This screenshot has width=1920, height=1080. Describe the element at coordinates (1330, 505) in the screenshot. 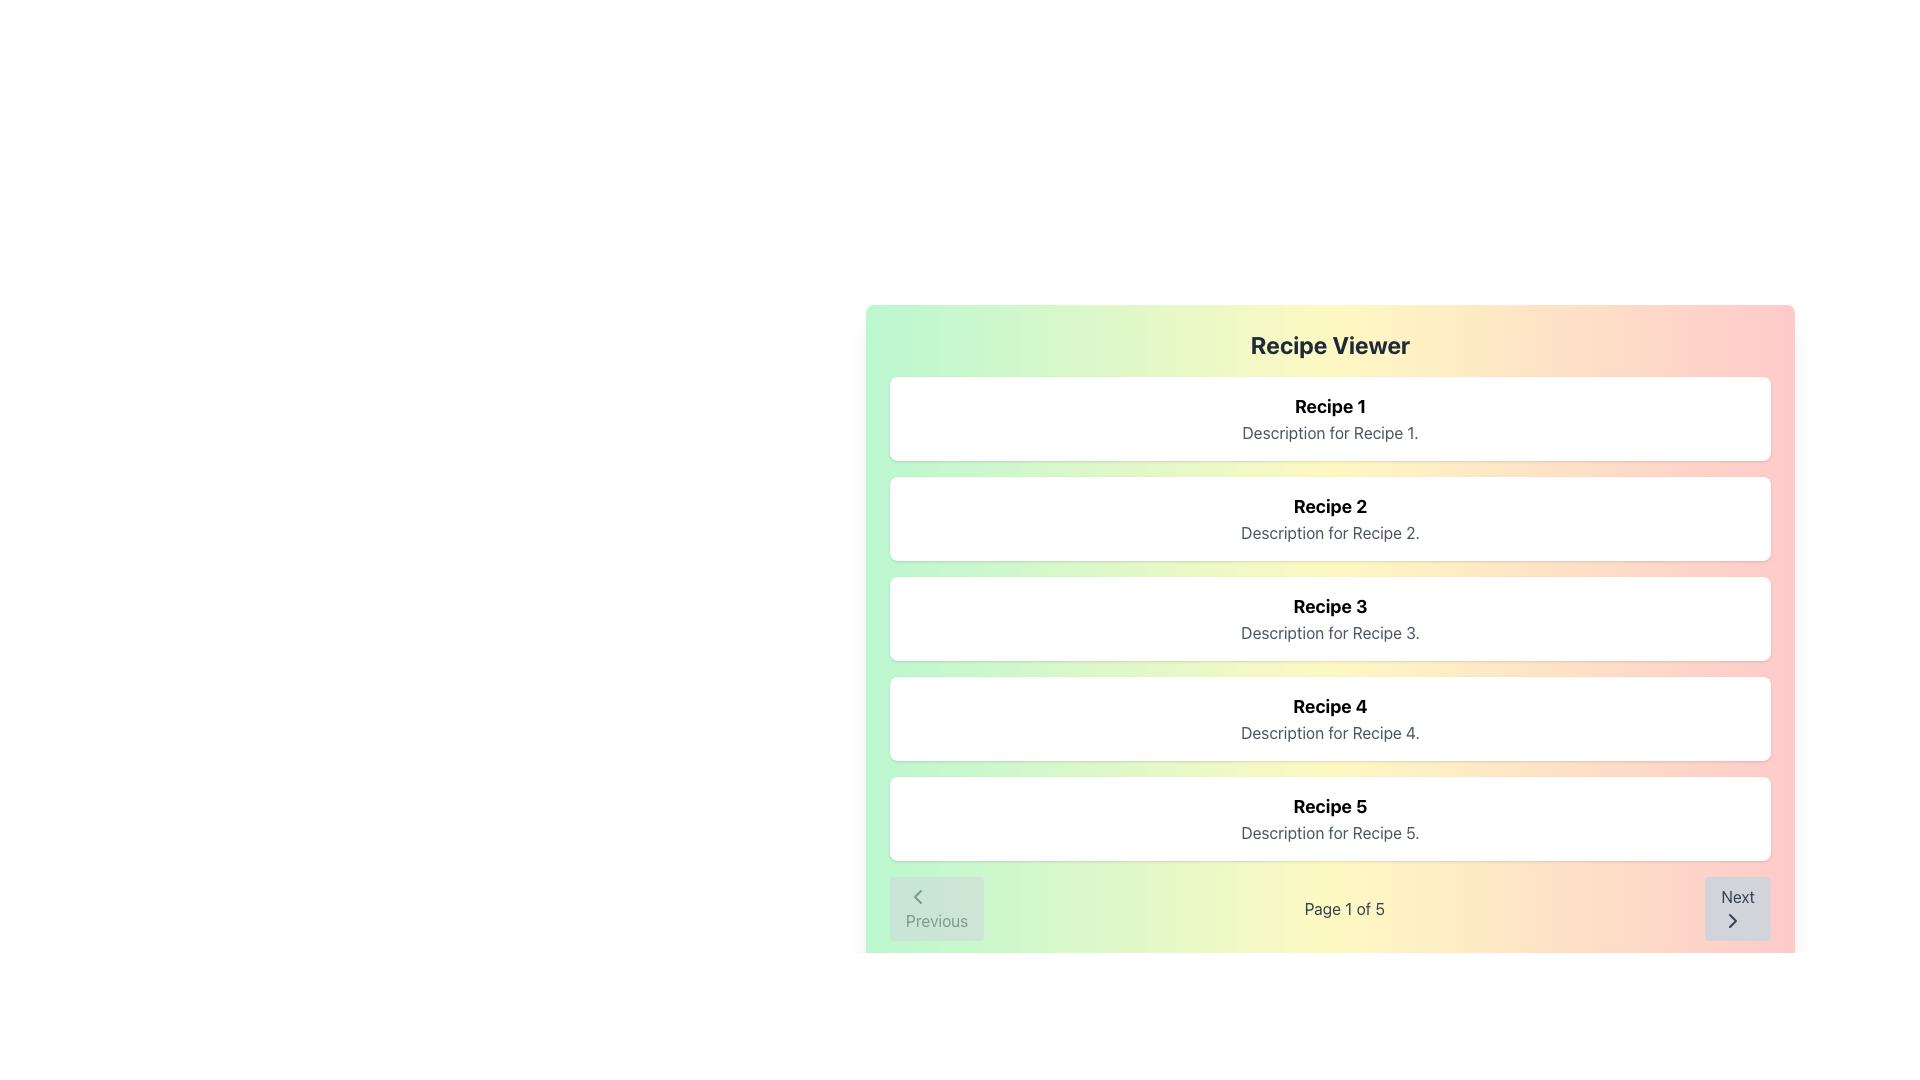

I see `the text element displaying 'Recipe 2', which is styled as a bold heading and located in the second card-like section of the content area` at that location.